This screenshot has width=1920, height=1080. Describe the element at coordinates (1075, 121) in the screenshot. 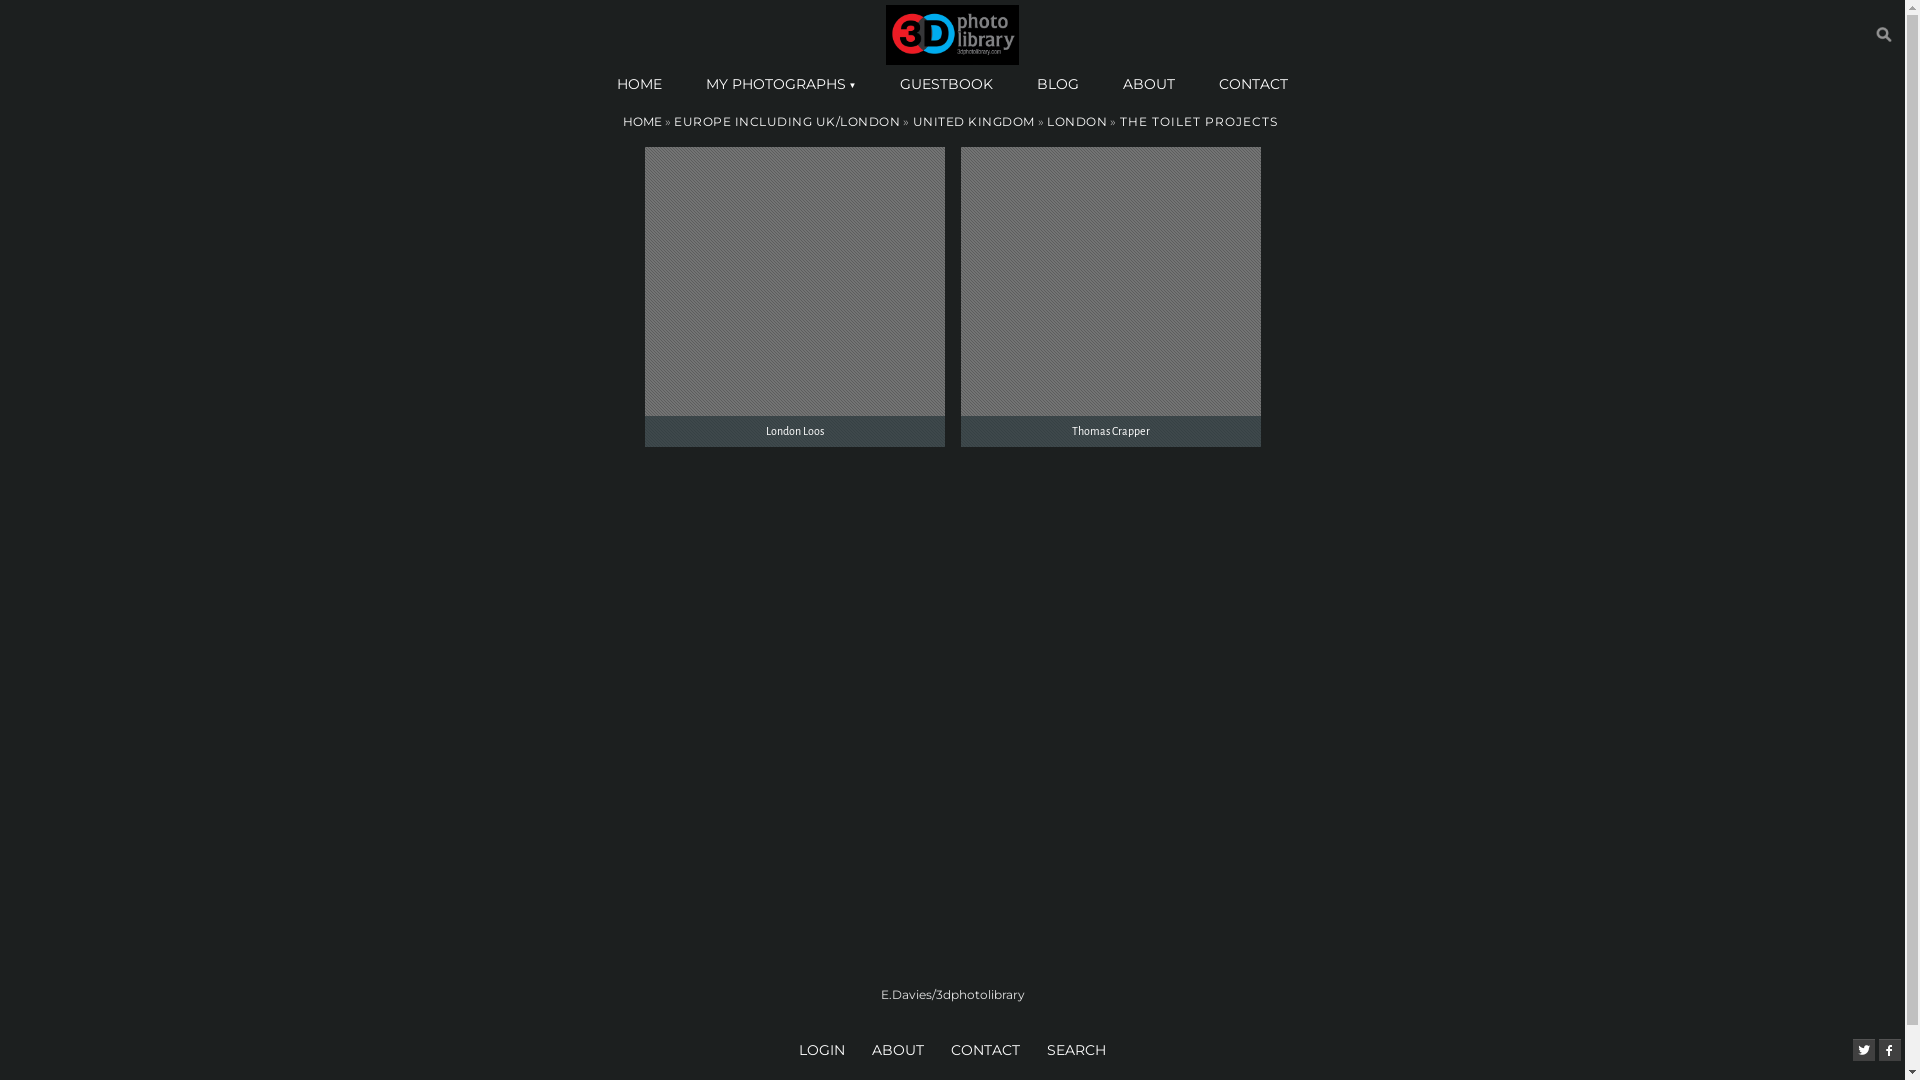

I see `'LONDON'` at that location.